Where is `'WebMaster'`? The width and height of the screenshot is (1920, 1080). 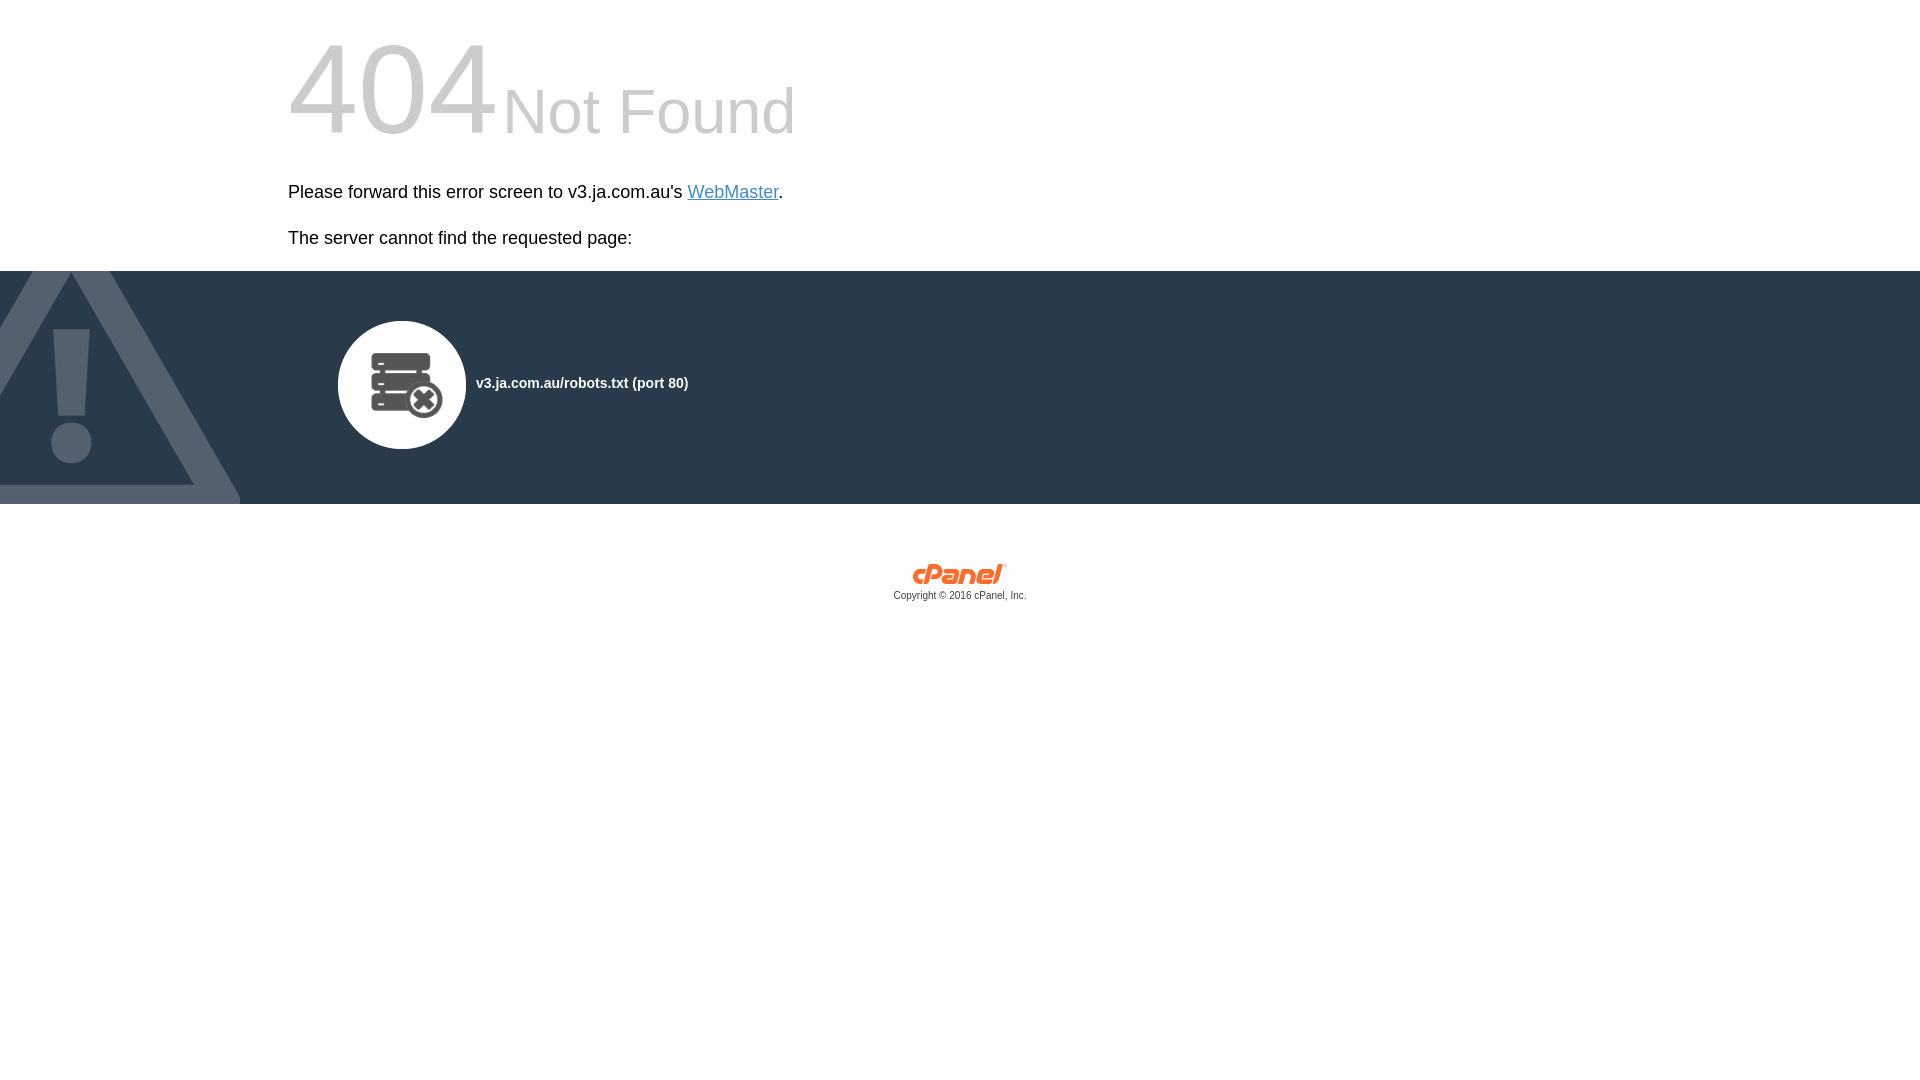
'WebMaster' is located at coordinates (732, 192).